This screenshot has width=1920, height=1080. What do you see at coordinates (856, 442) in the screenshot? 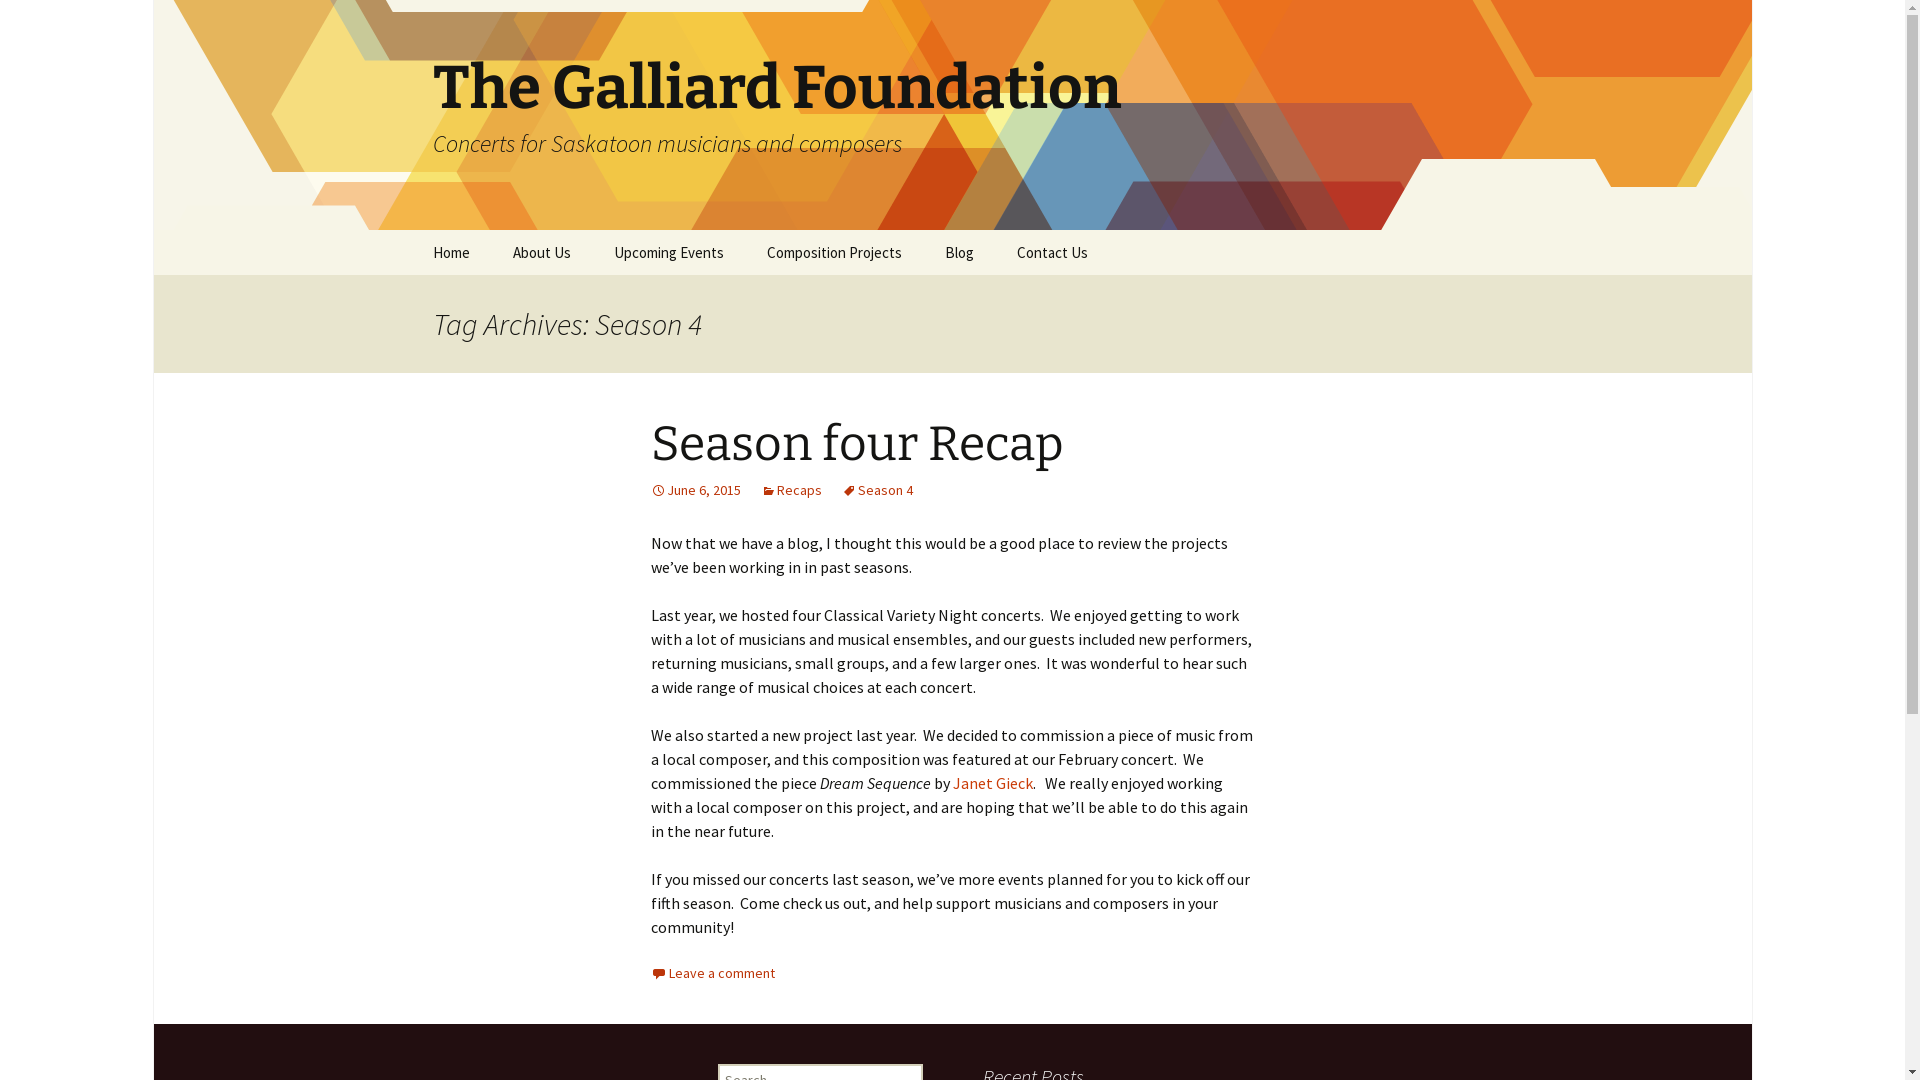
I see `'Season four Recap'` at bounding box center [856, 442].